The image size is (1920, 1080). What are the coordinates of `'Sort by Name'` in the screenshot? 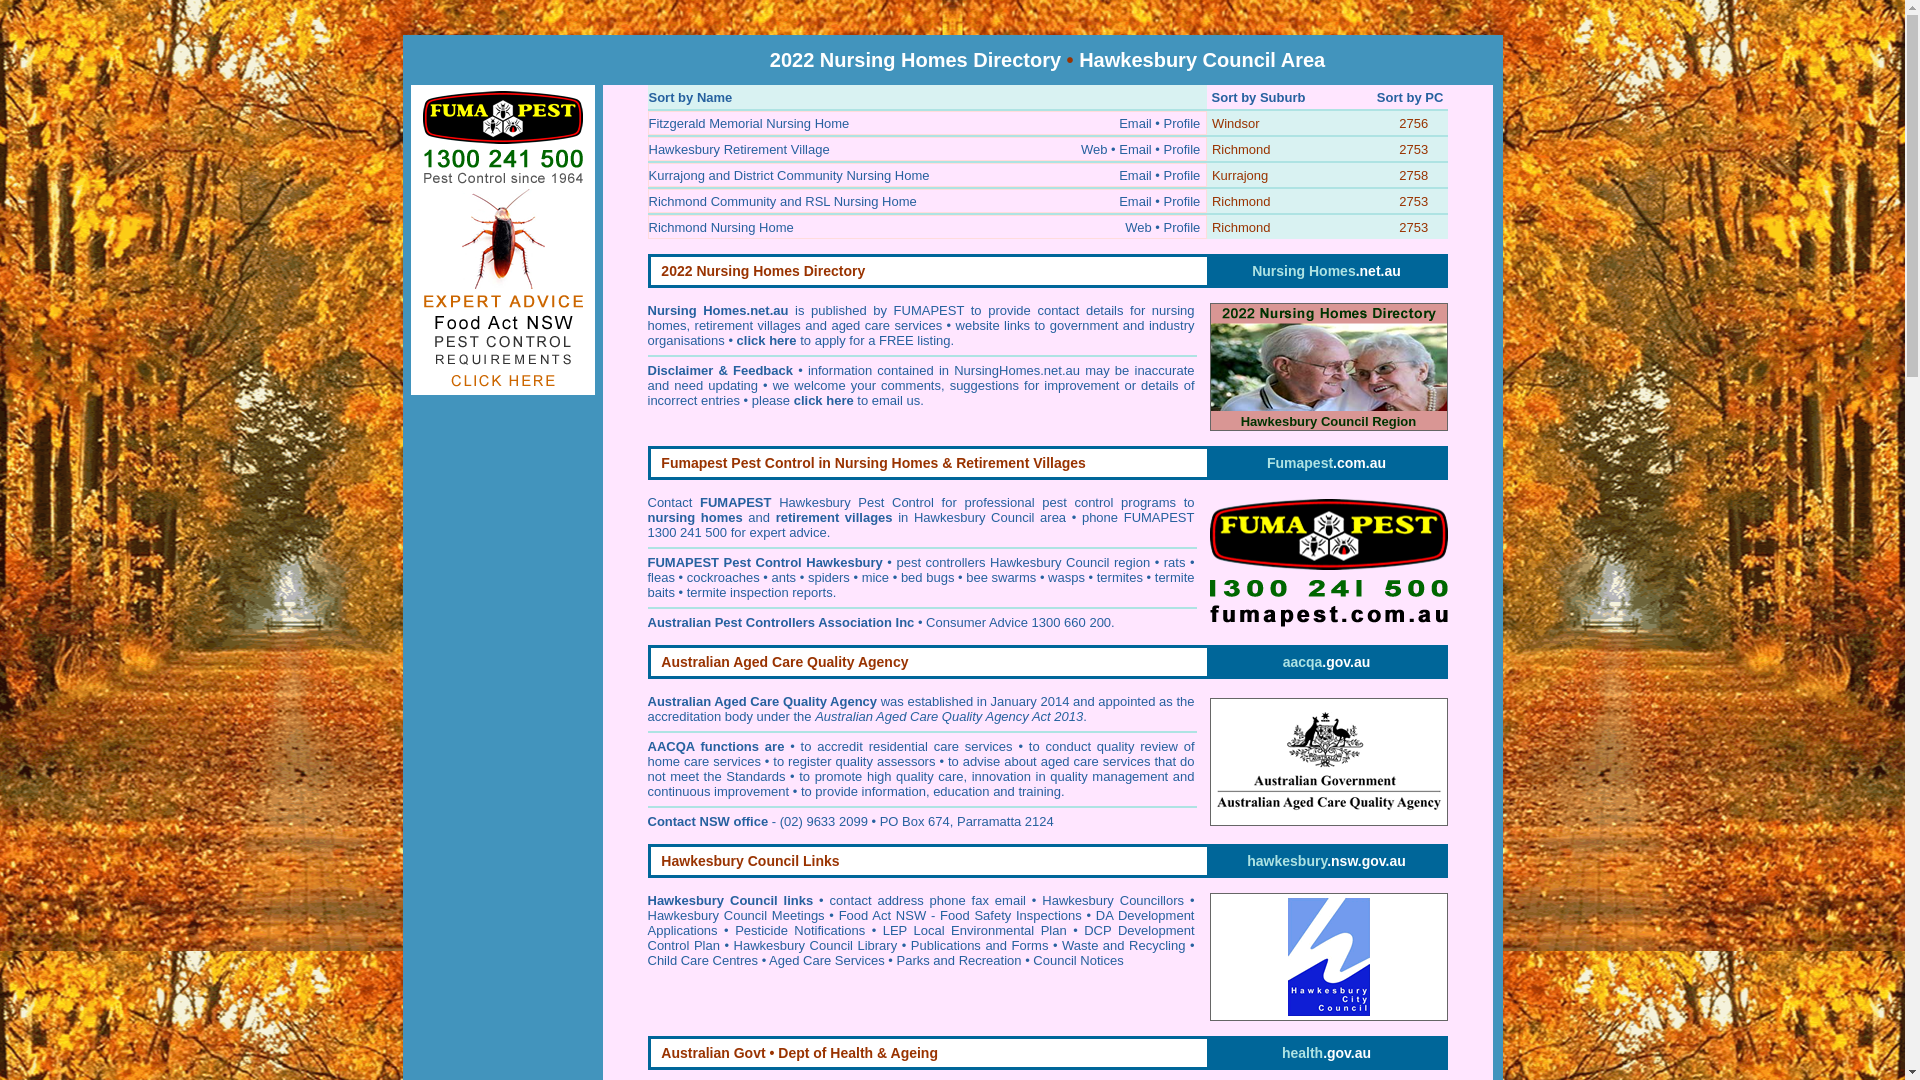 It's located at (690, 97).